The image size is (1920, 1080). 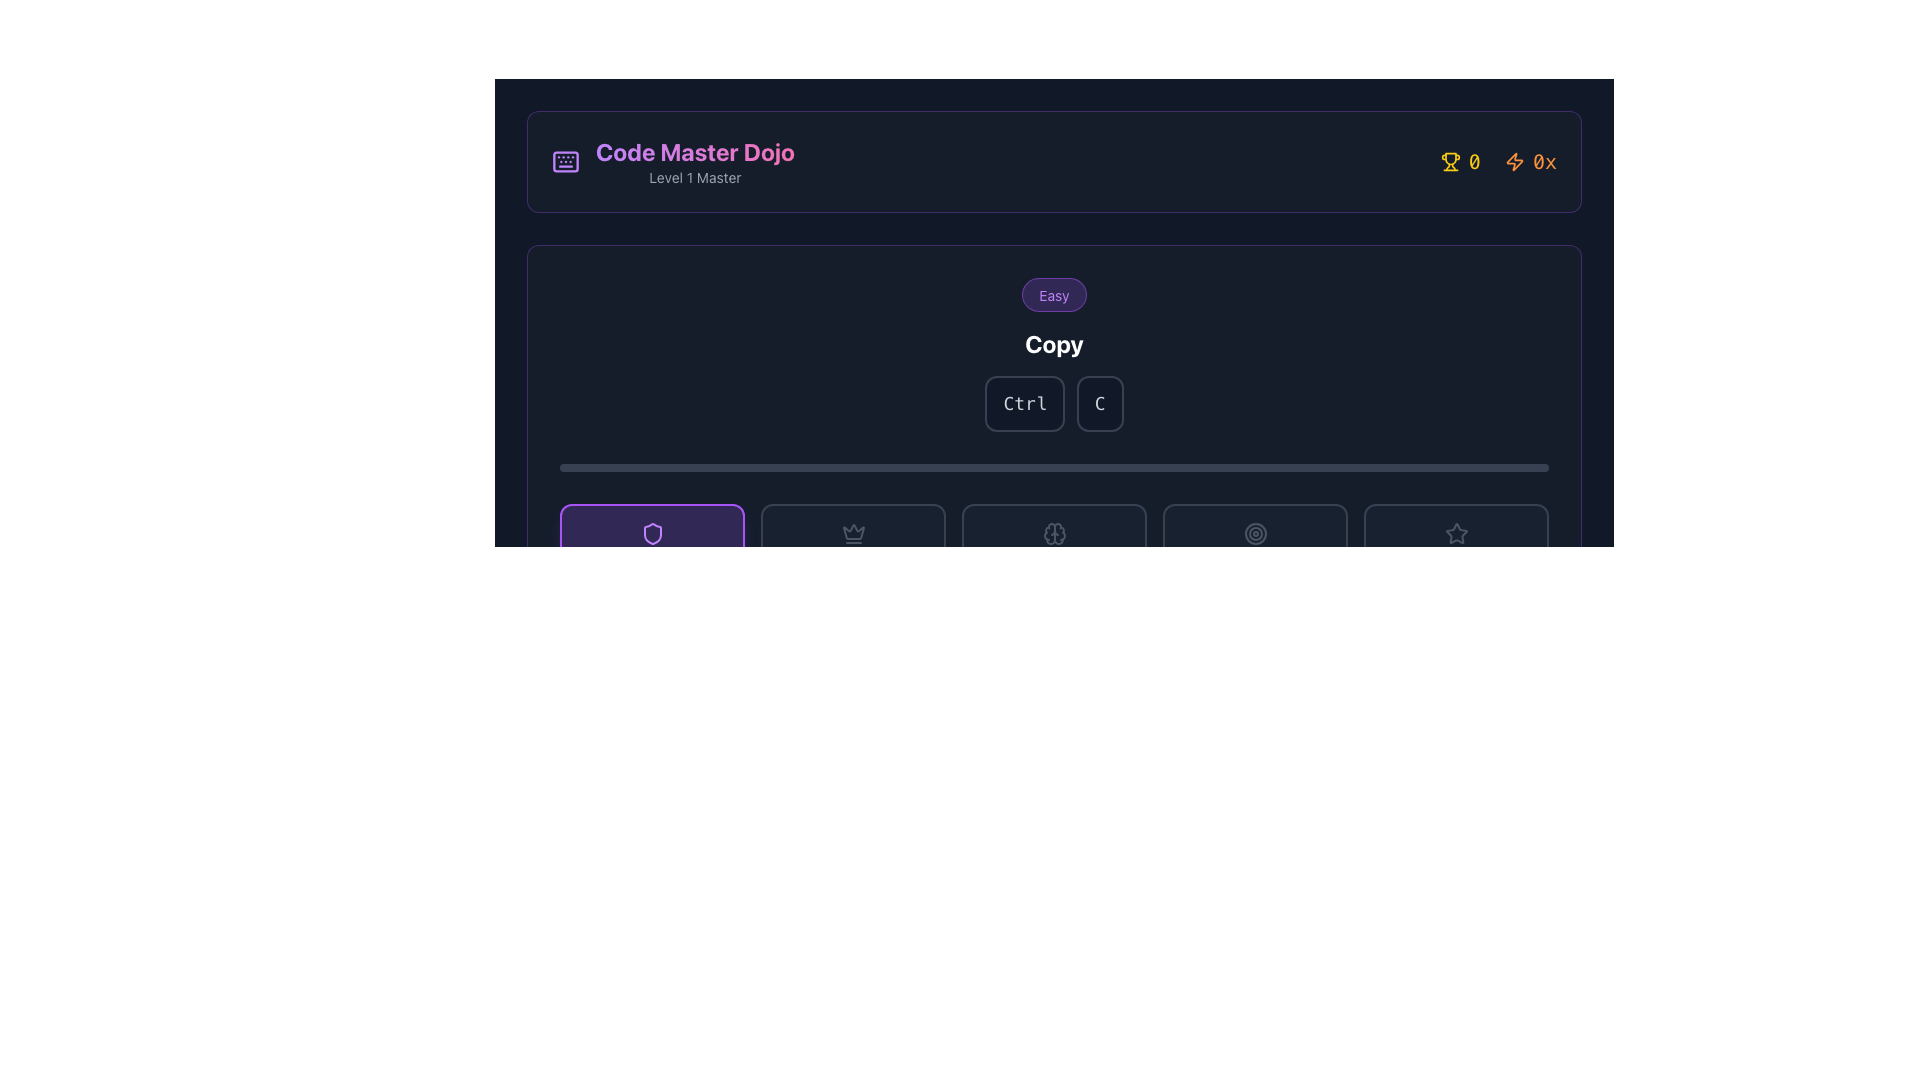 What do you see at coordinates (652, 532) in the screenshot?
I see `the shield icon button located at the leftmost position of the grid row at the bottom of the interface` at bounding box center [652, 532].